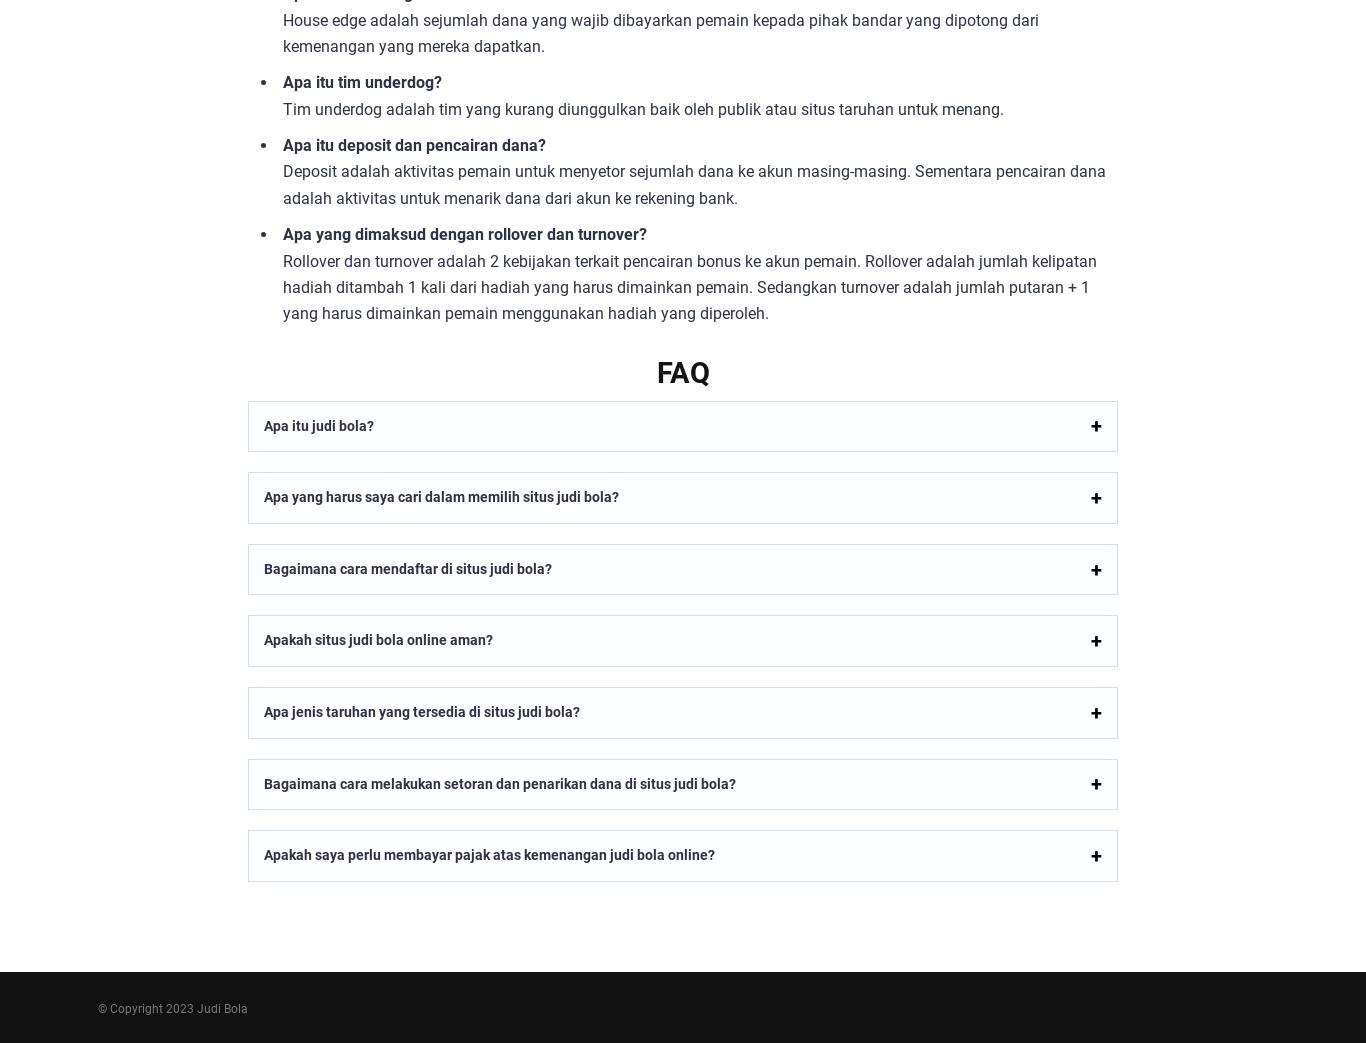 The width and height of the screenshot is (1366, 1043). Describe the element at coordinates (377, 638) in the screenshot. I see `'Apakah situs judi bola online aman?'` at that location.